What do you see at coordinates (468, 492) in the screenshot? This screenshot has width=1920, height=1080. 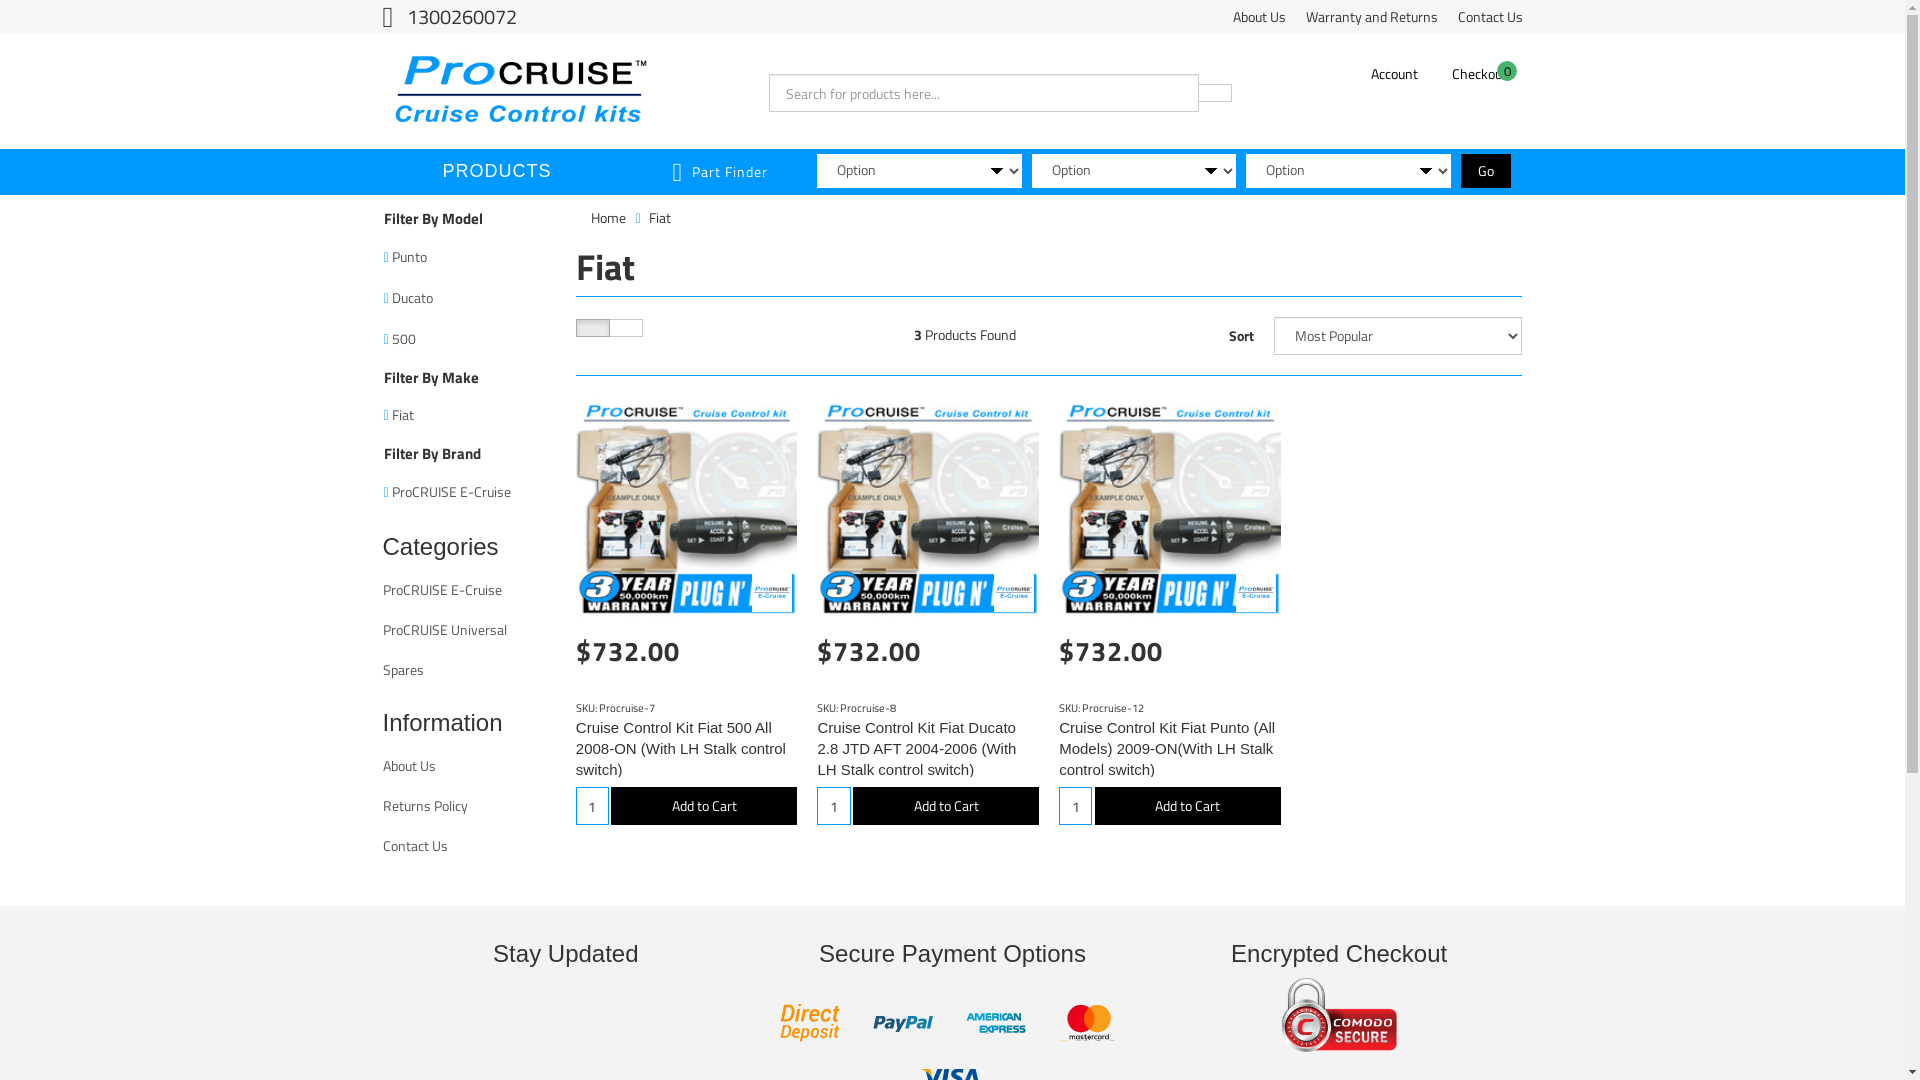 I see `'ProCRUISE E-Cruise'` at bounding box center [468, 492].